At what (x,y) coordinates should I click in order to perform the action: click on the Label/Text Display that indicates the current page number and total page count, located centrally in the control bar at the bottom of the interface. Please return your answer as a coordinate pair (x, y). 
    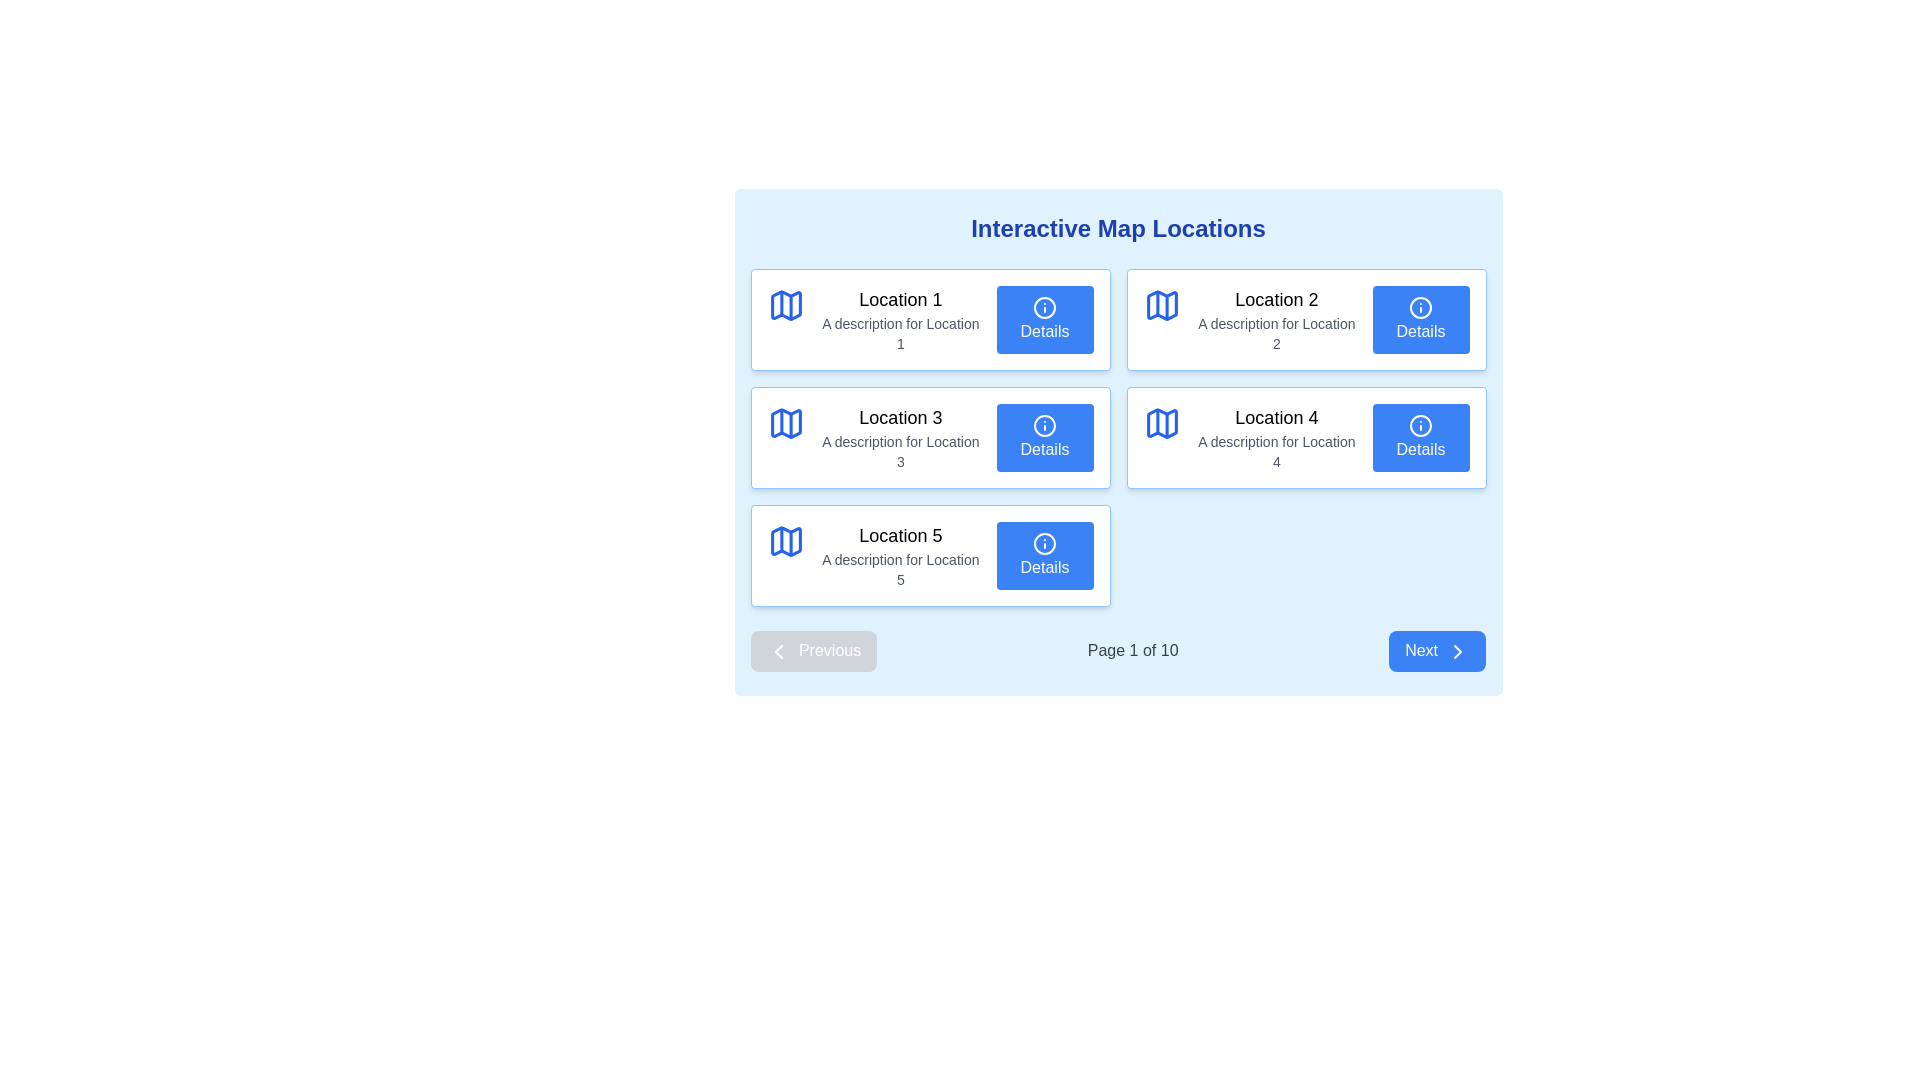
    Looking at the image, I should click on (1133, 651).